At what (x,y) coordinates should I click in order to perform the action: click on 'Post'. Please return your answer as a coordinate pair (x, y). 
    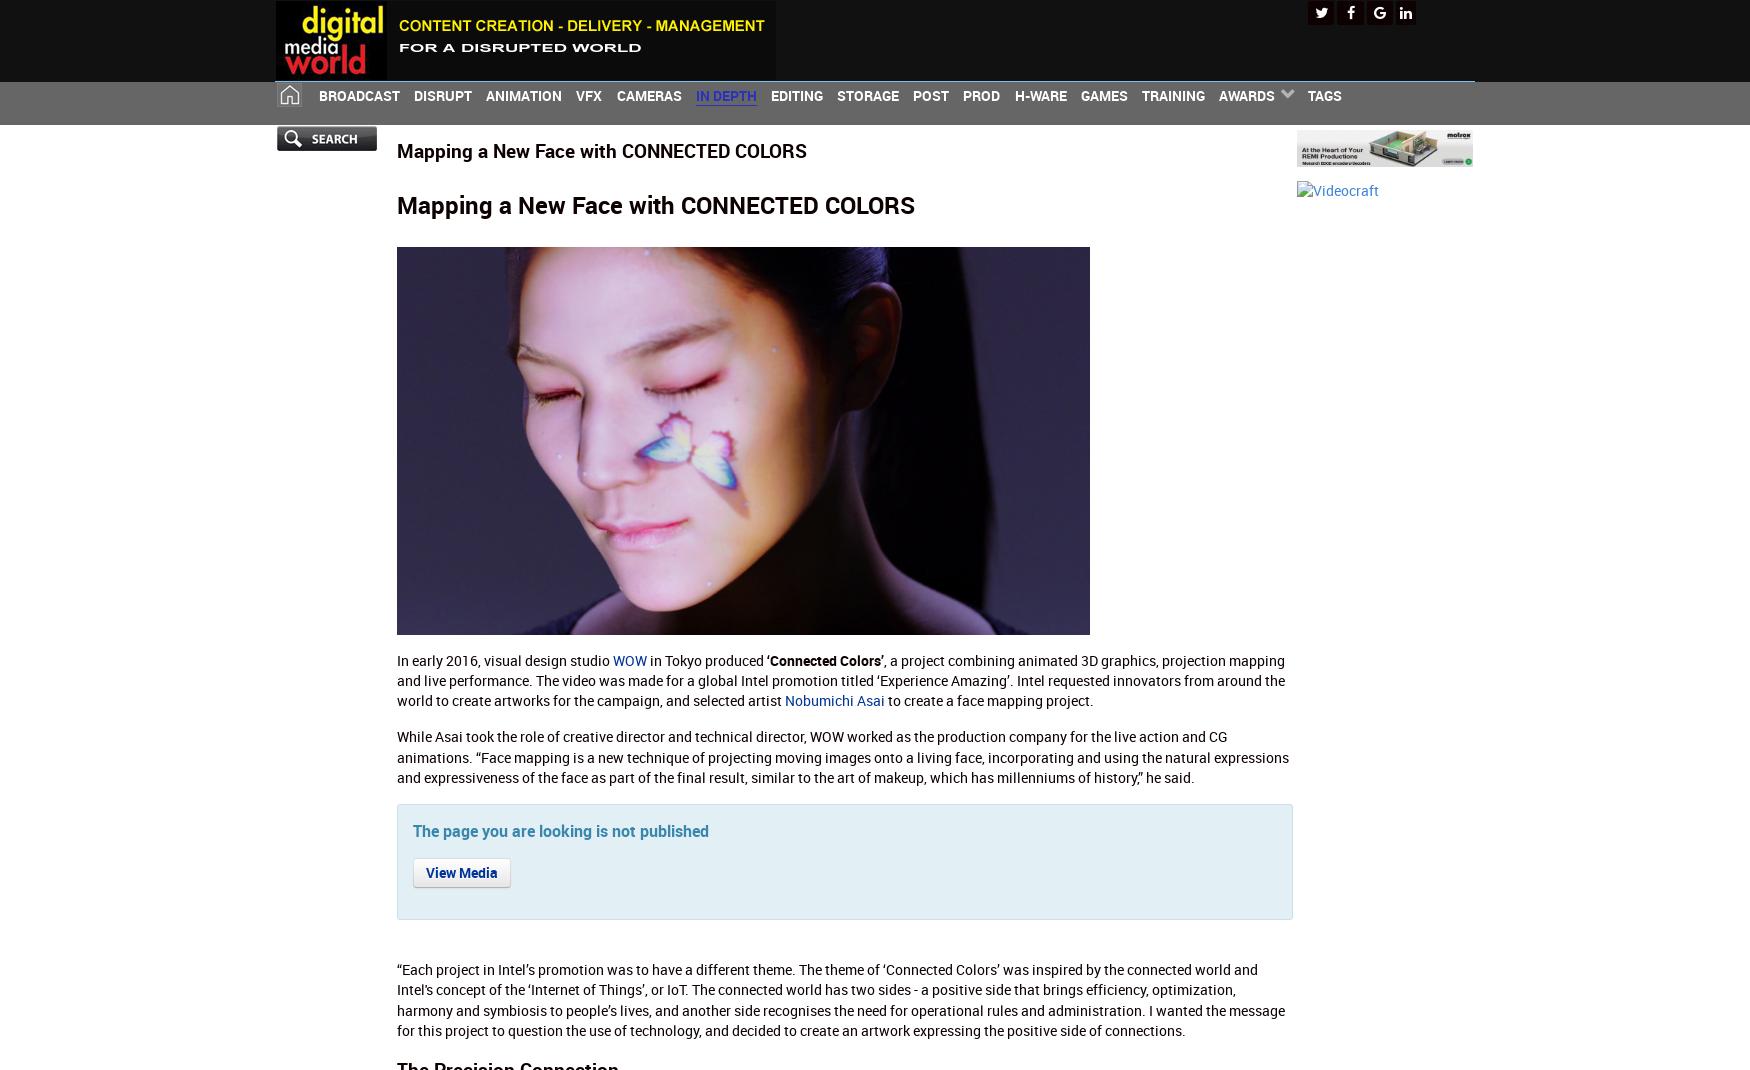
    Looking at the image, I should click on (930, 94).